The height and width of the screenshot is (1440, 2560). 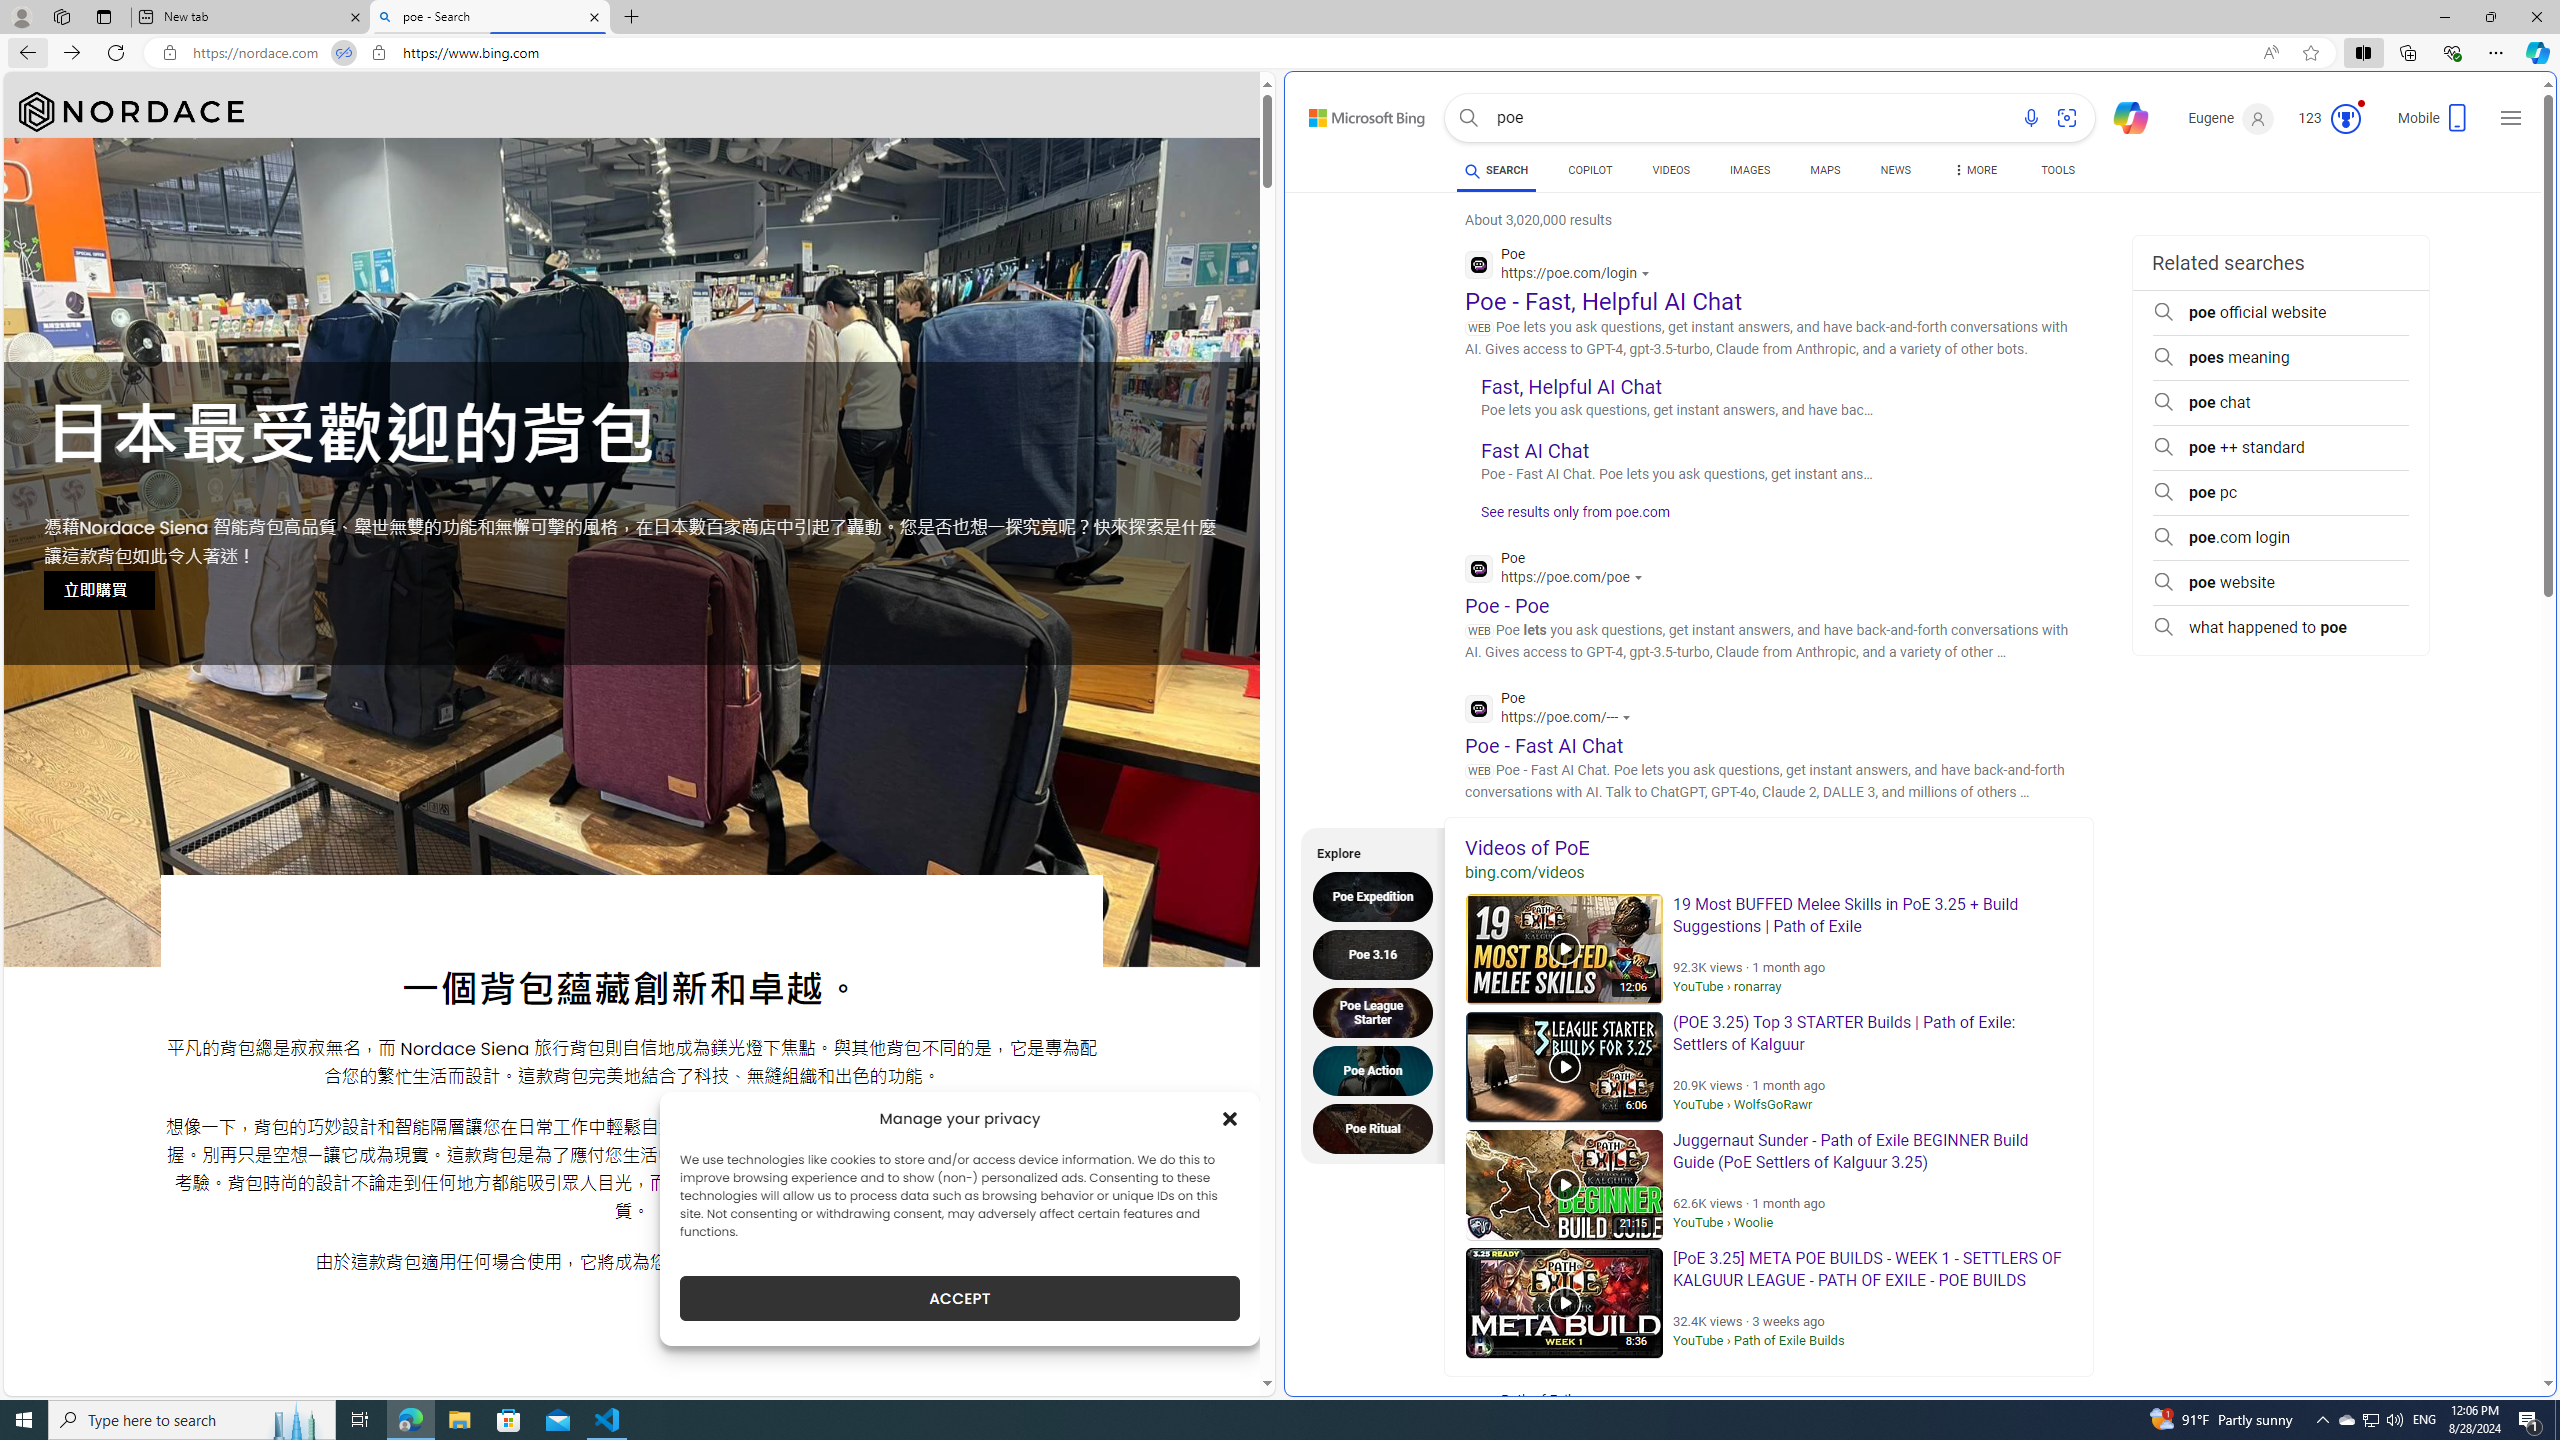 What do you see at coordinates (1825, 169) in the screenshot?
I see `'MAPS'` at bounding box center [1825, 169].